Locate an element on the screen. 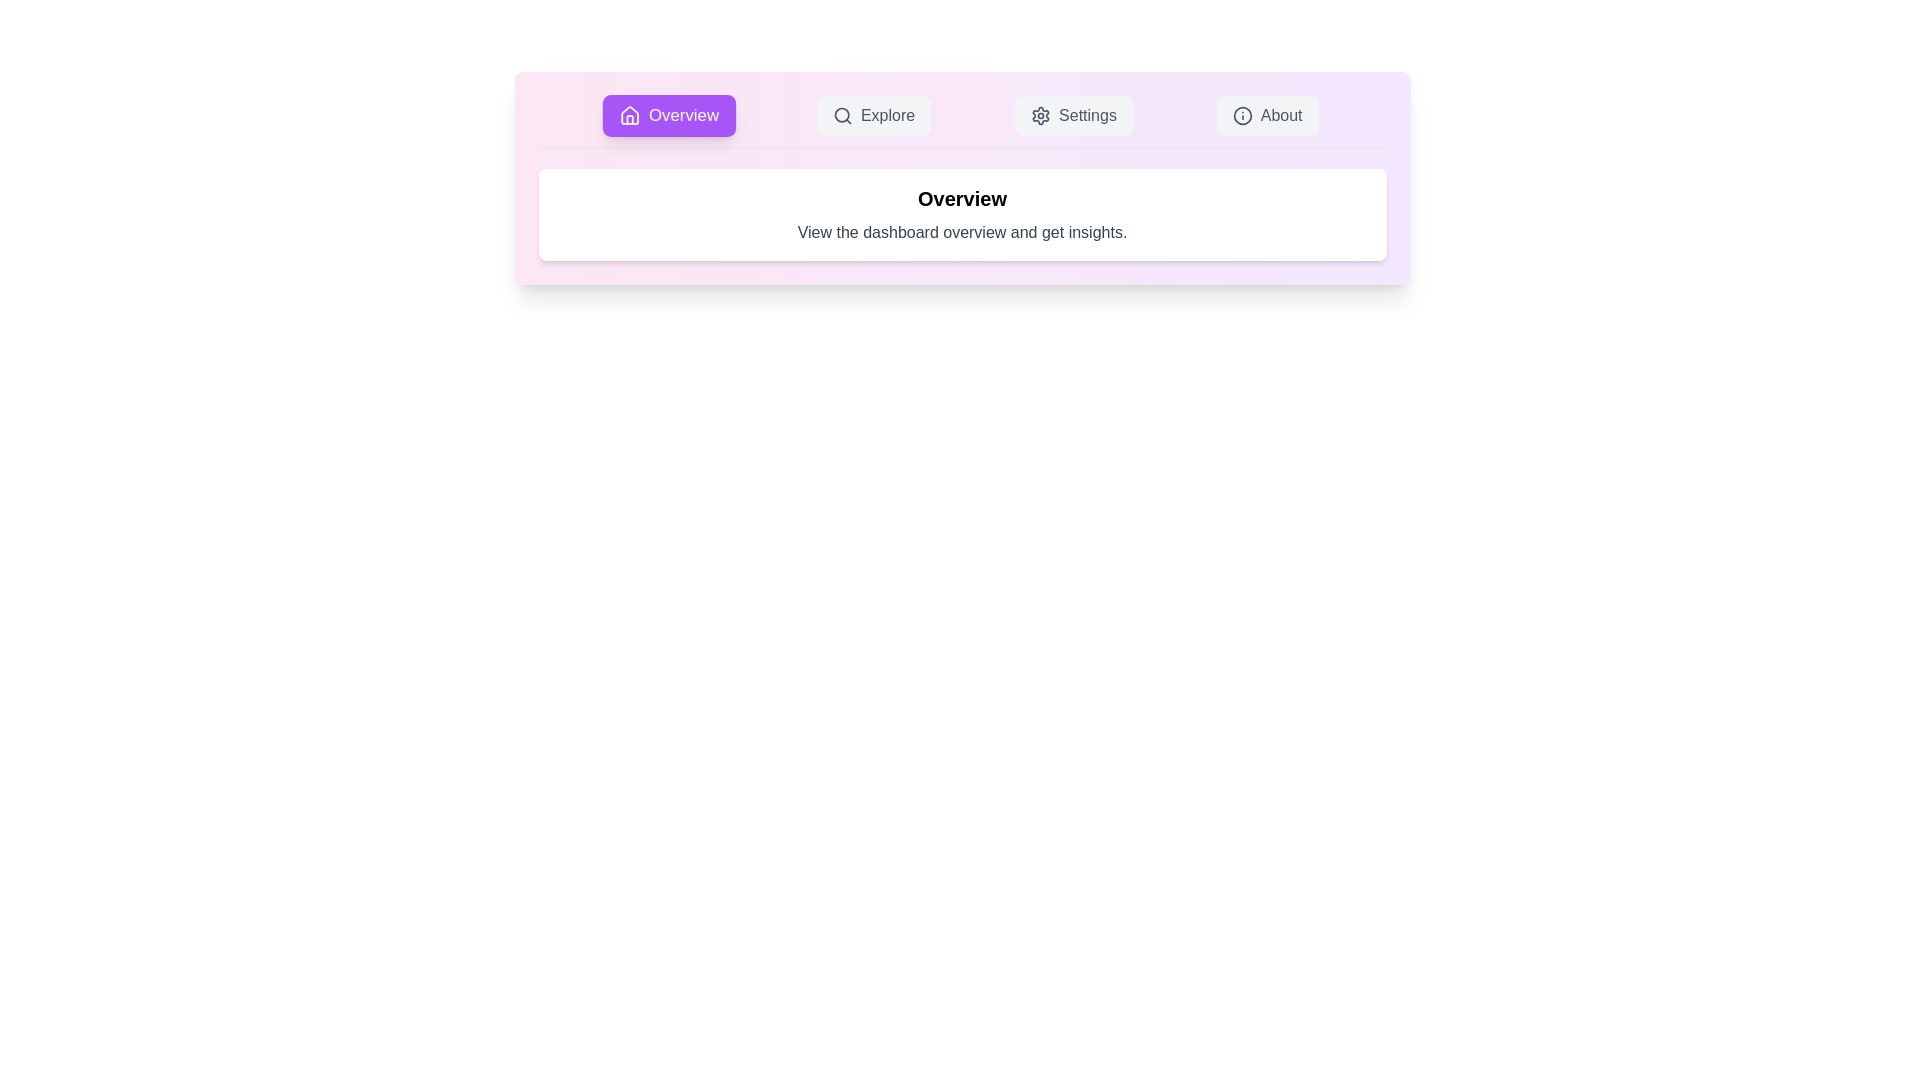  the Explore tab to view its content is located at coordinates (873, 115).